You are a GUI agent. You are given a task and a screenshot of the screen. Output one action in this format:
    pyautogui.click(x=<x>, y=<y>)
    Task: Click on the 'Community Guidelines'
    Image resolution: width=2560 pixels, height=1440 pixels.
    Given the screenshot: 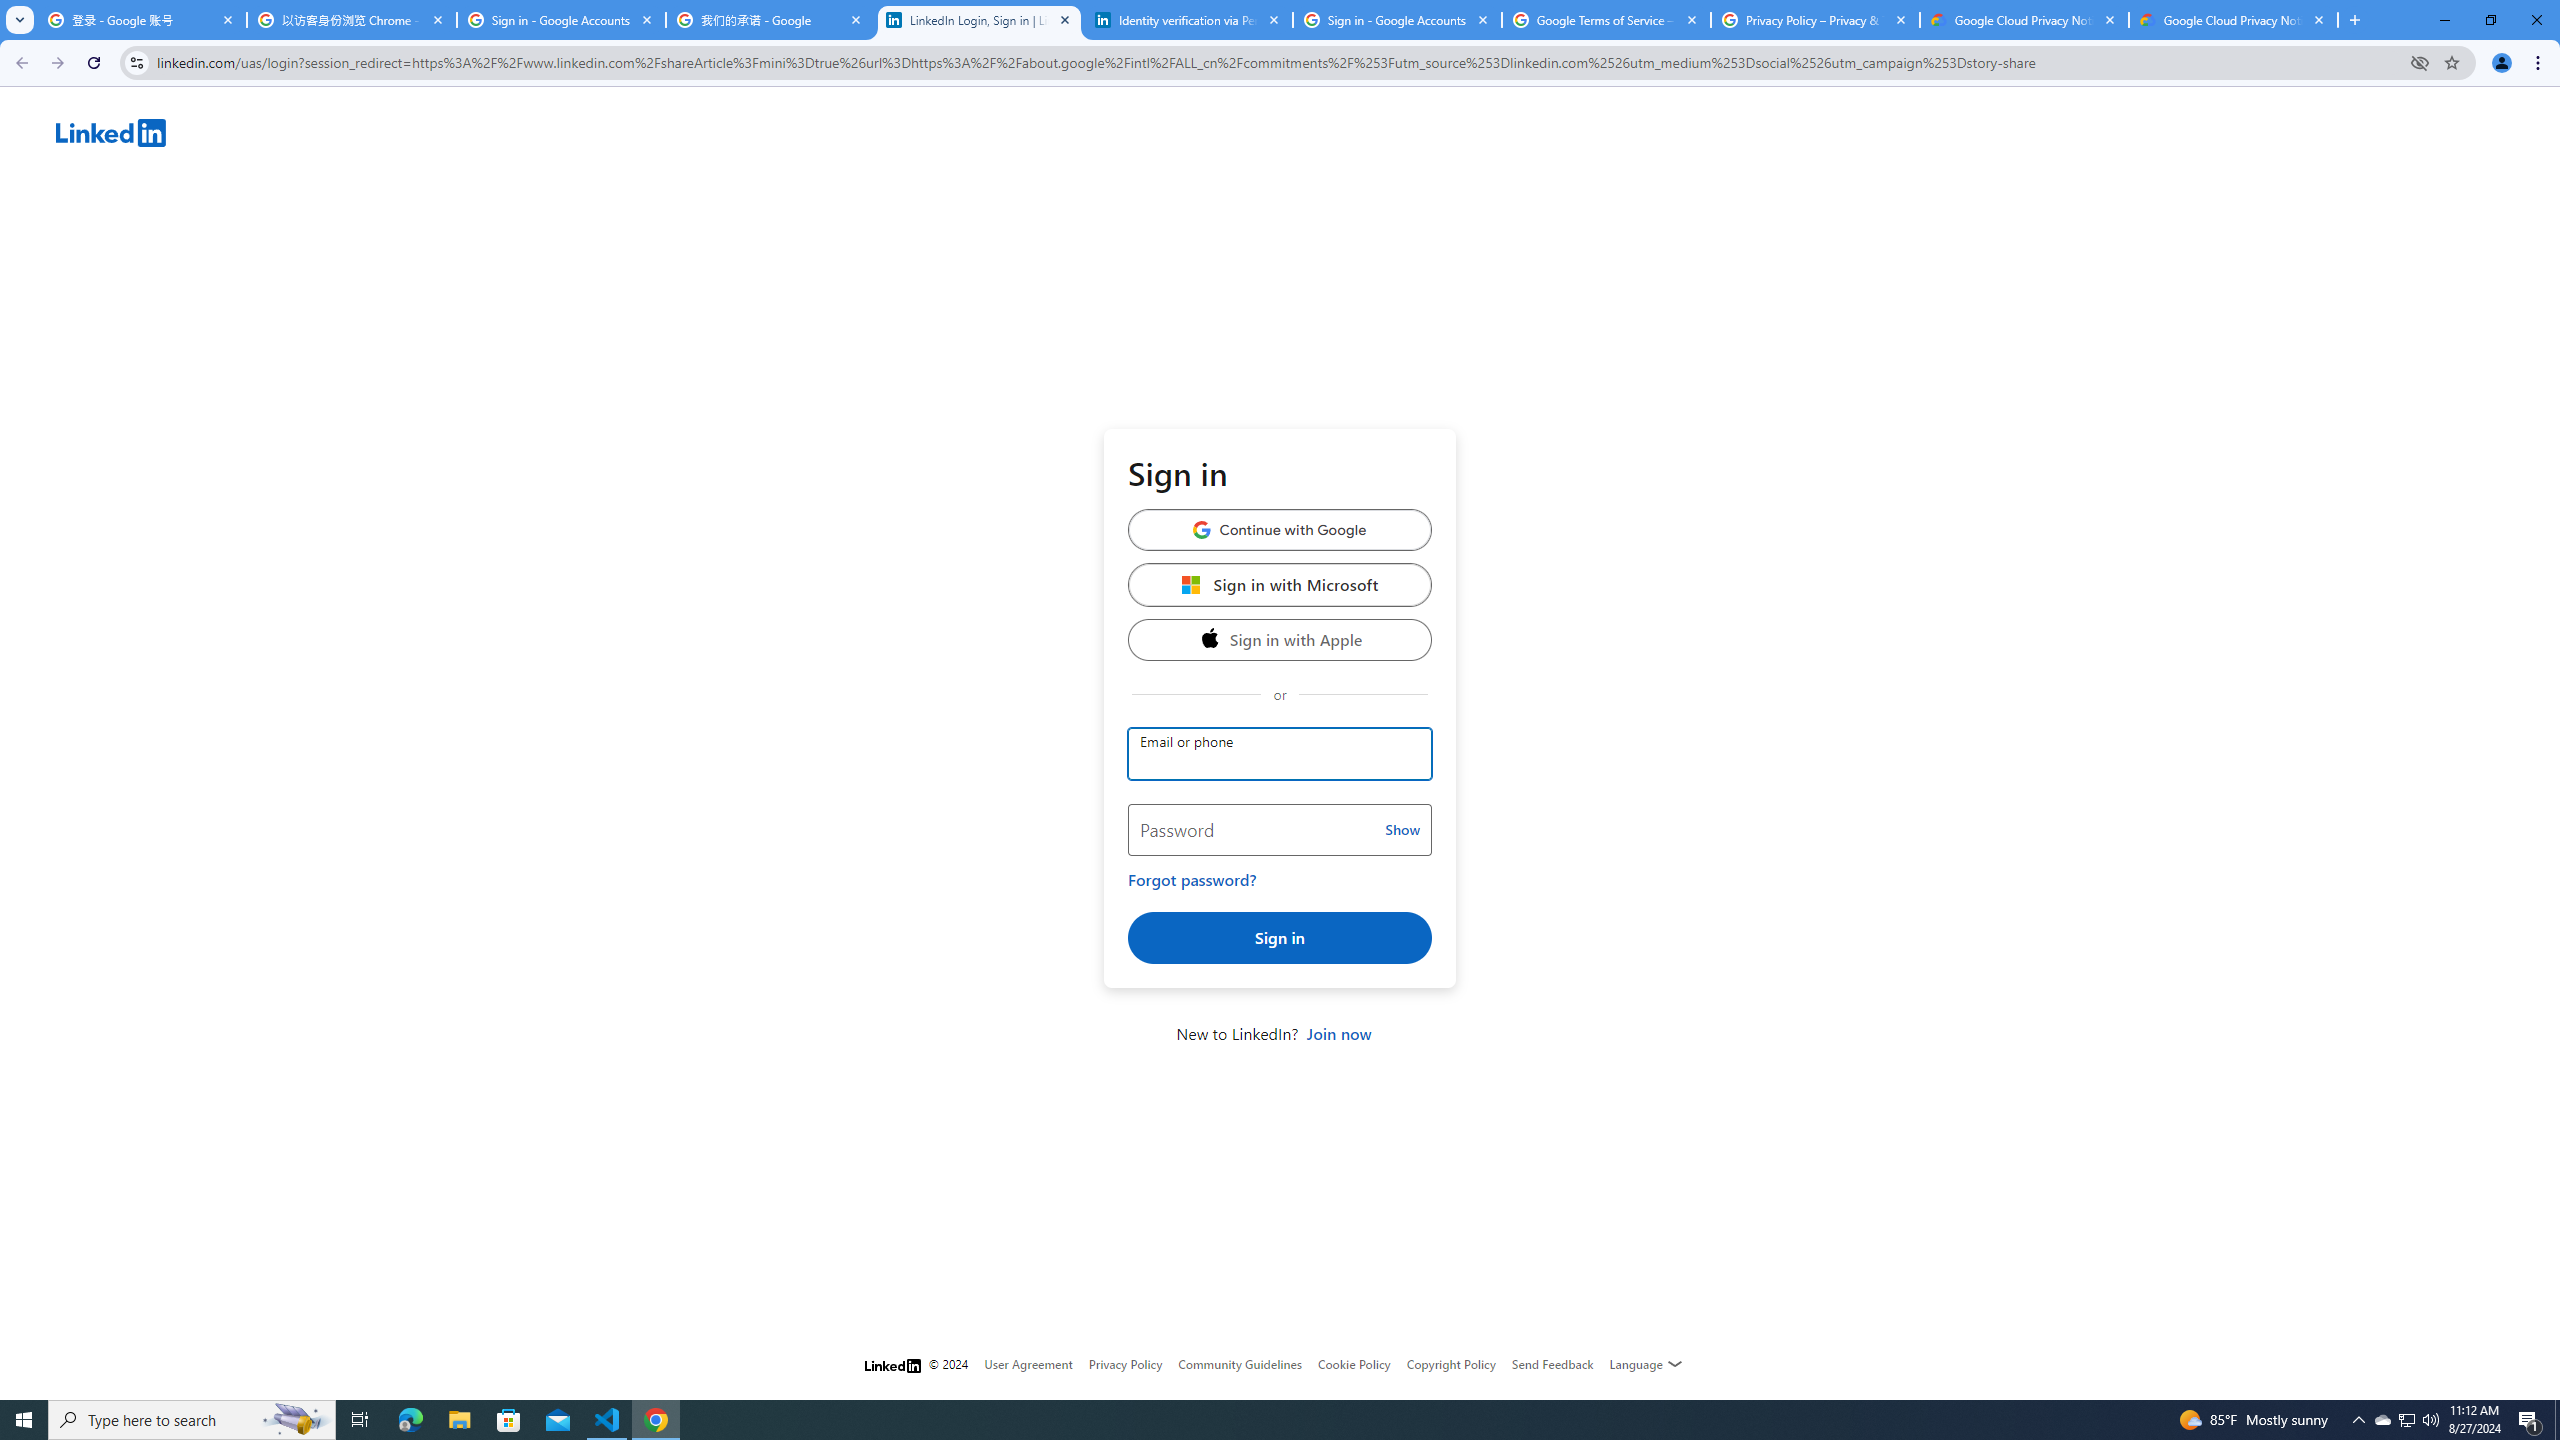 What is the action you would take?
    pyautogui.click(x=1239, y=1363)
    